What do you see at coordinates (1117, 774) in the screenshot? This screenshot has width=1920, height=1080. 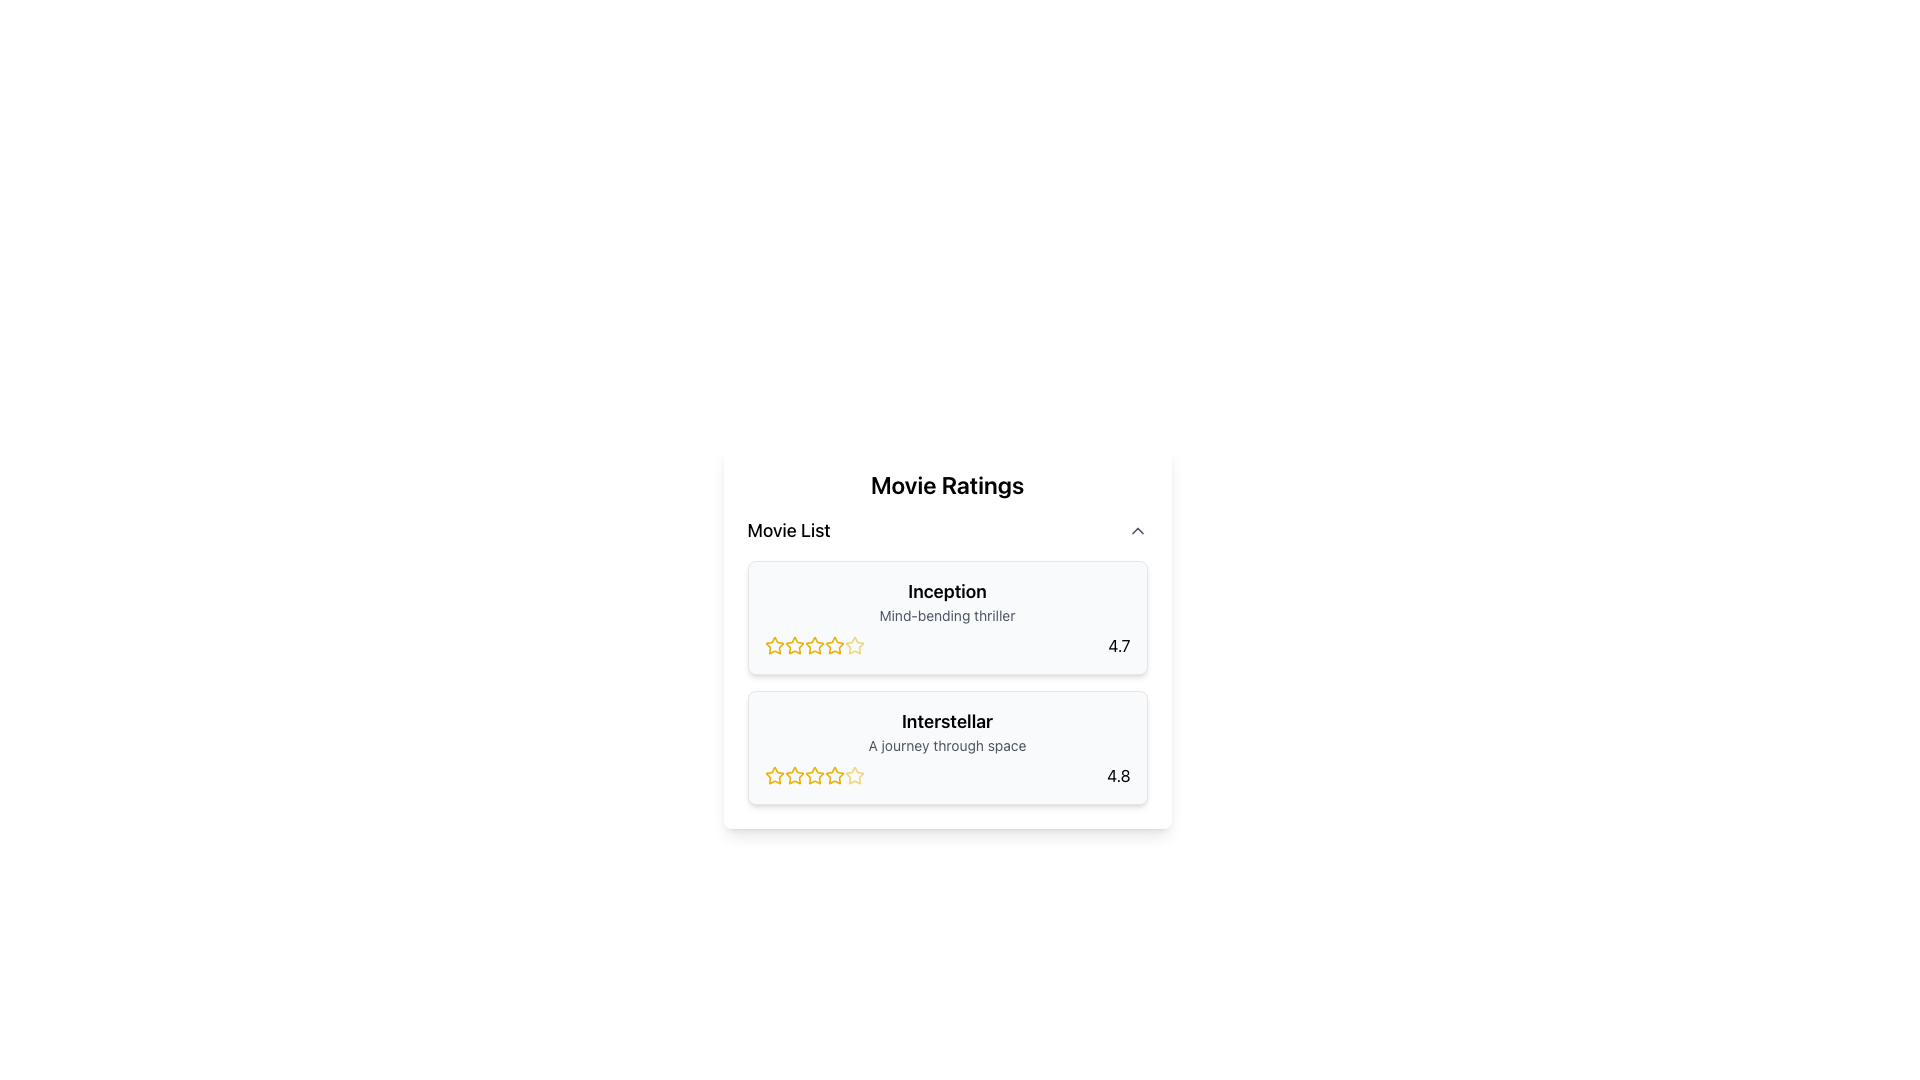 I see `the numerical rating score of the movie 'Interstellar', located at the lower-right corner of the card, next to the yellow star icons` at bounding box center [1117, 774].